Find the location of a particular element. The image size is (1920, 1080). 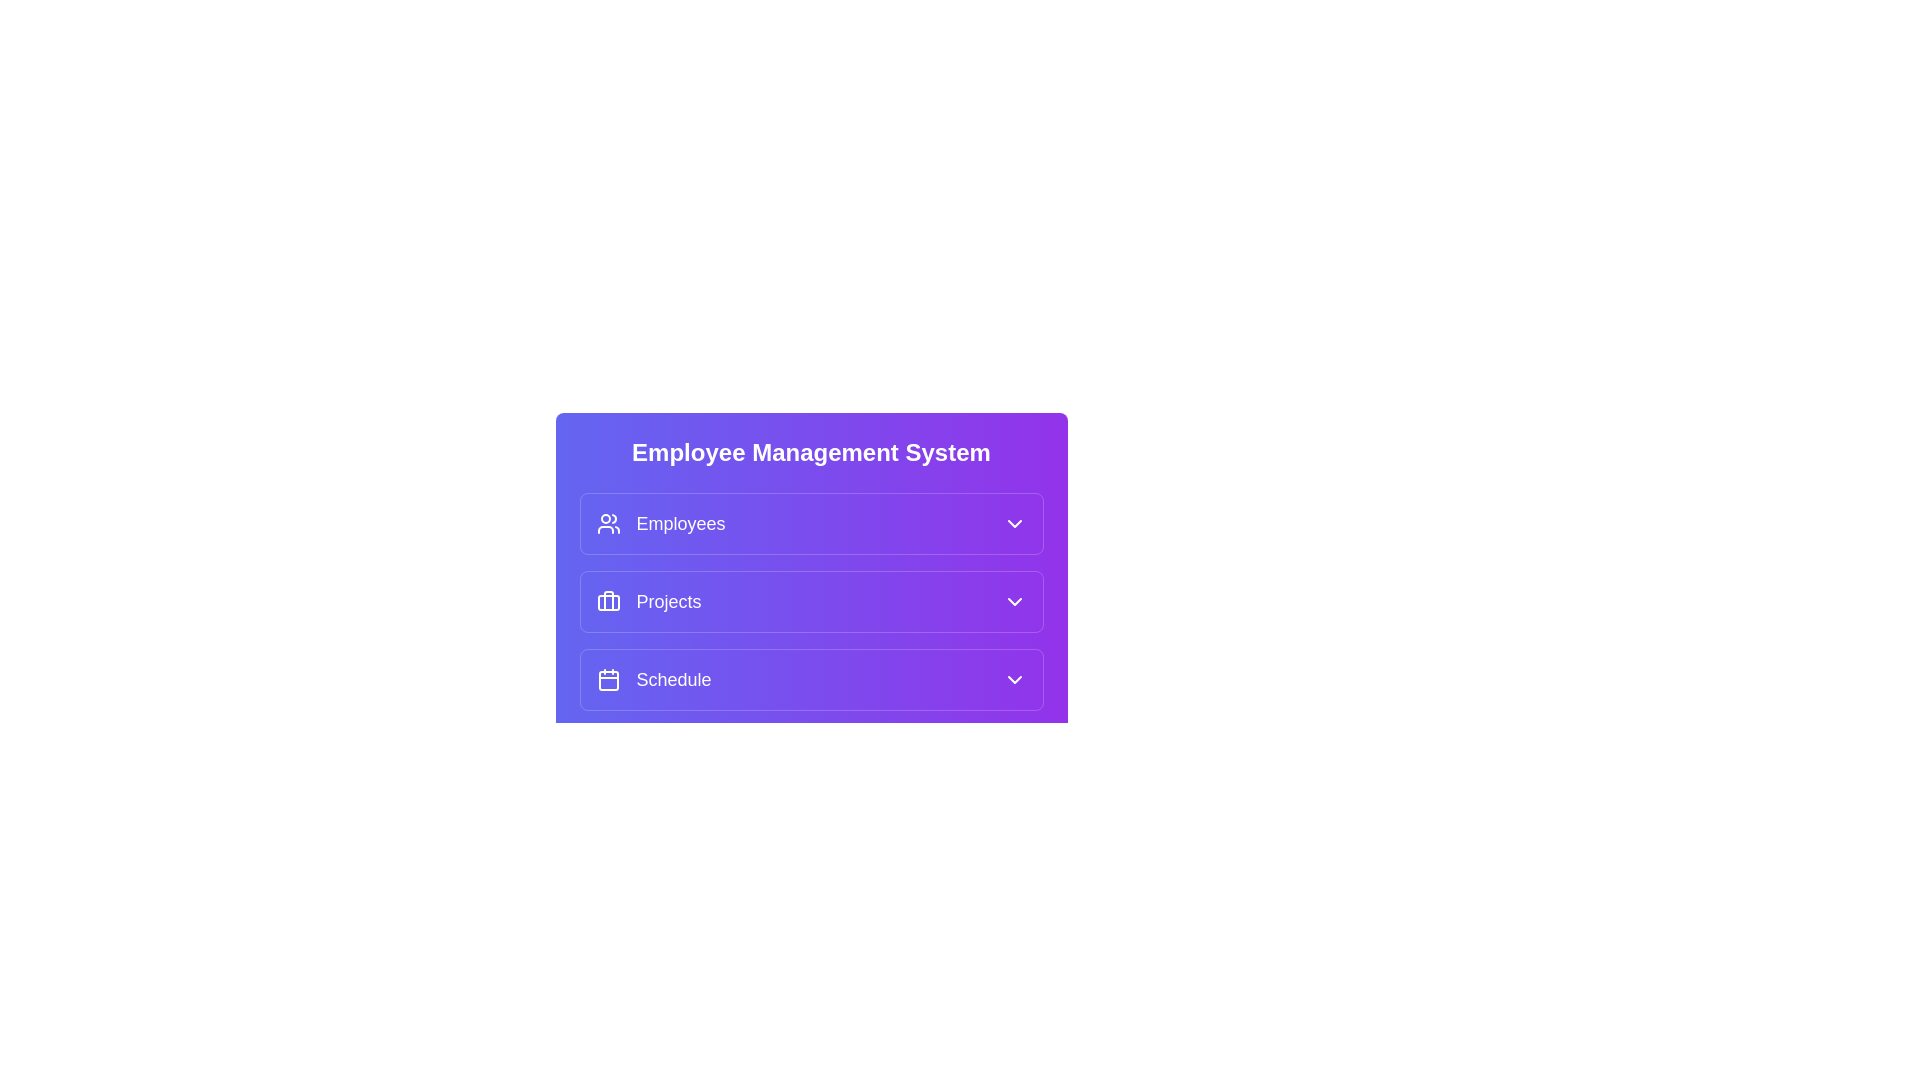

the downward-pointing chevron icon located at the rightmost end of the 'Schedule' button is located at coordinates (1014, 678).